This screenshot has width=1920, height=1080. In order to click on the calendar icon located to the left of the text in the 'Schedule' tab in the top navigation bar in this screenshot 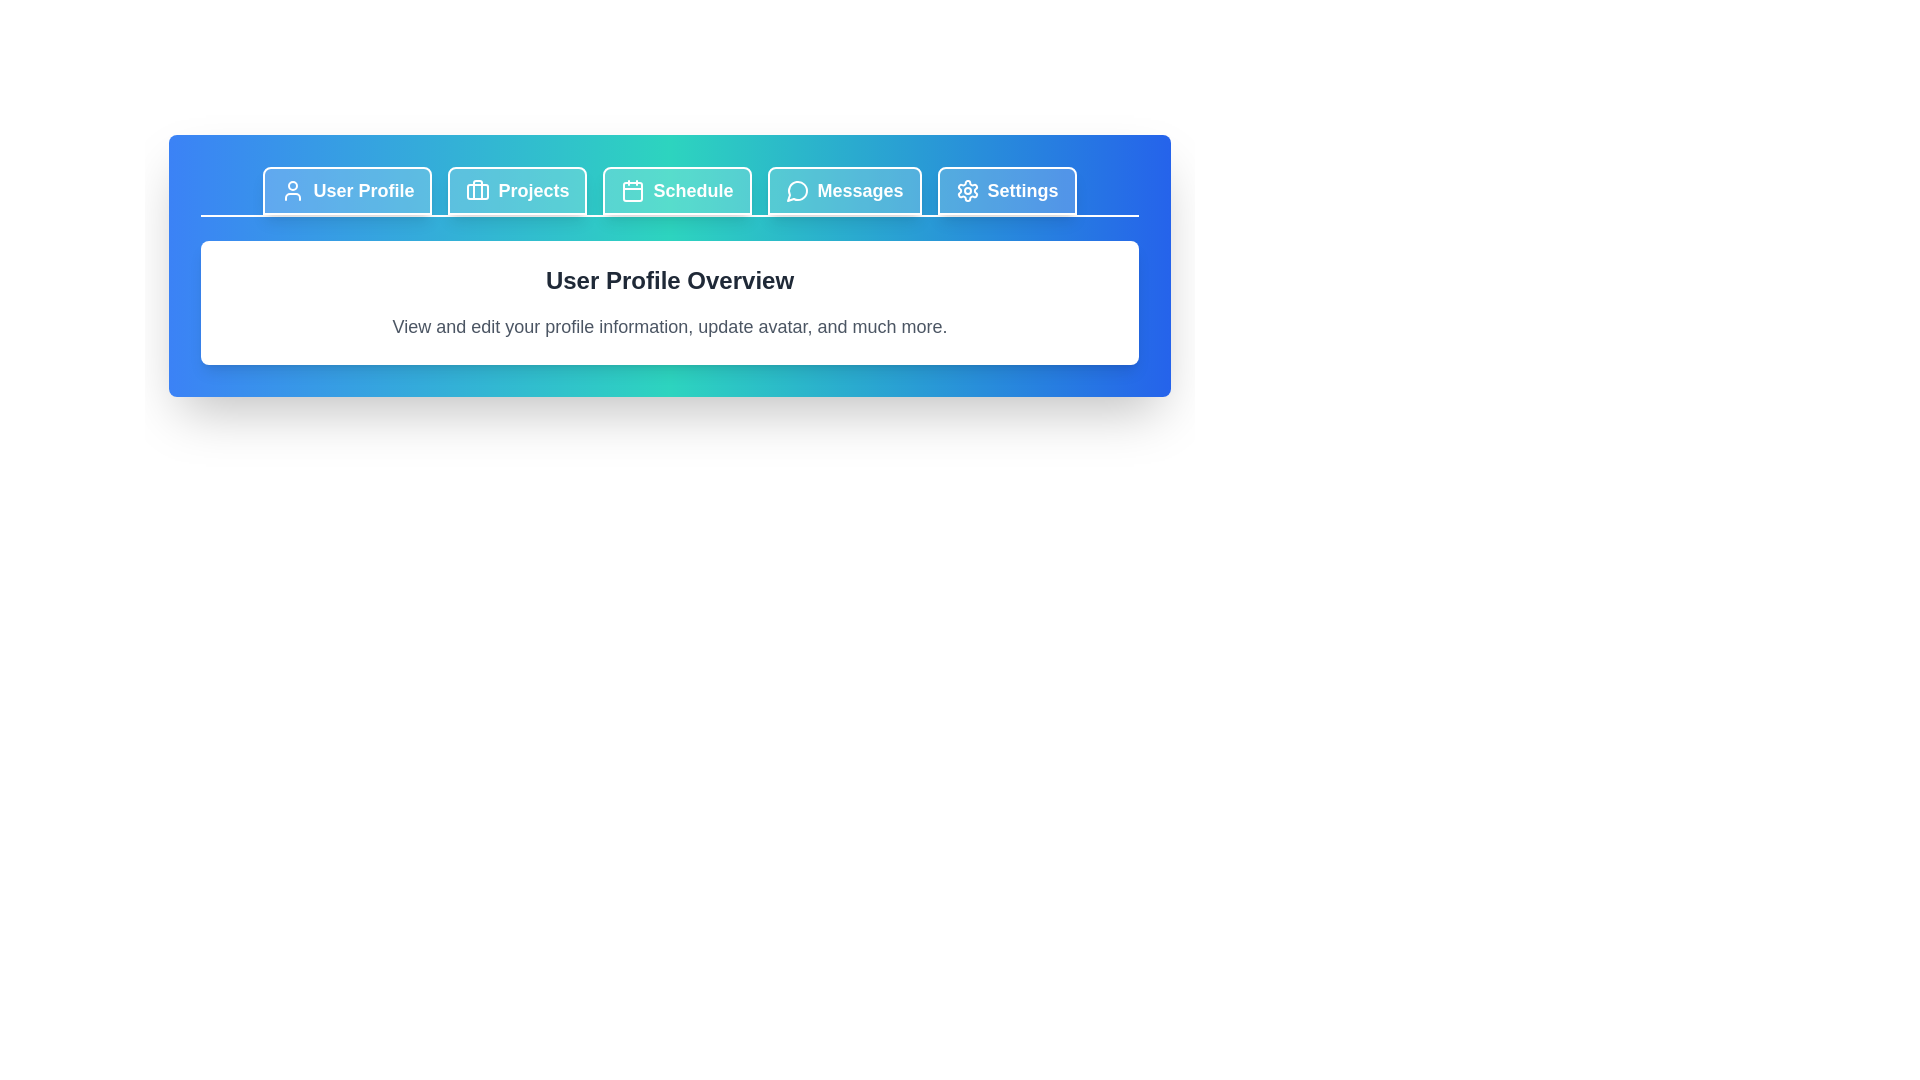, I will do `click(632, 191)`.